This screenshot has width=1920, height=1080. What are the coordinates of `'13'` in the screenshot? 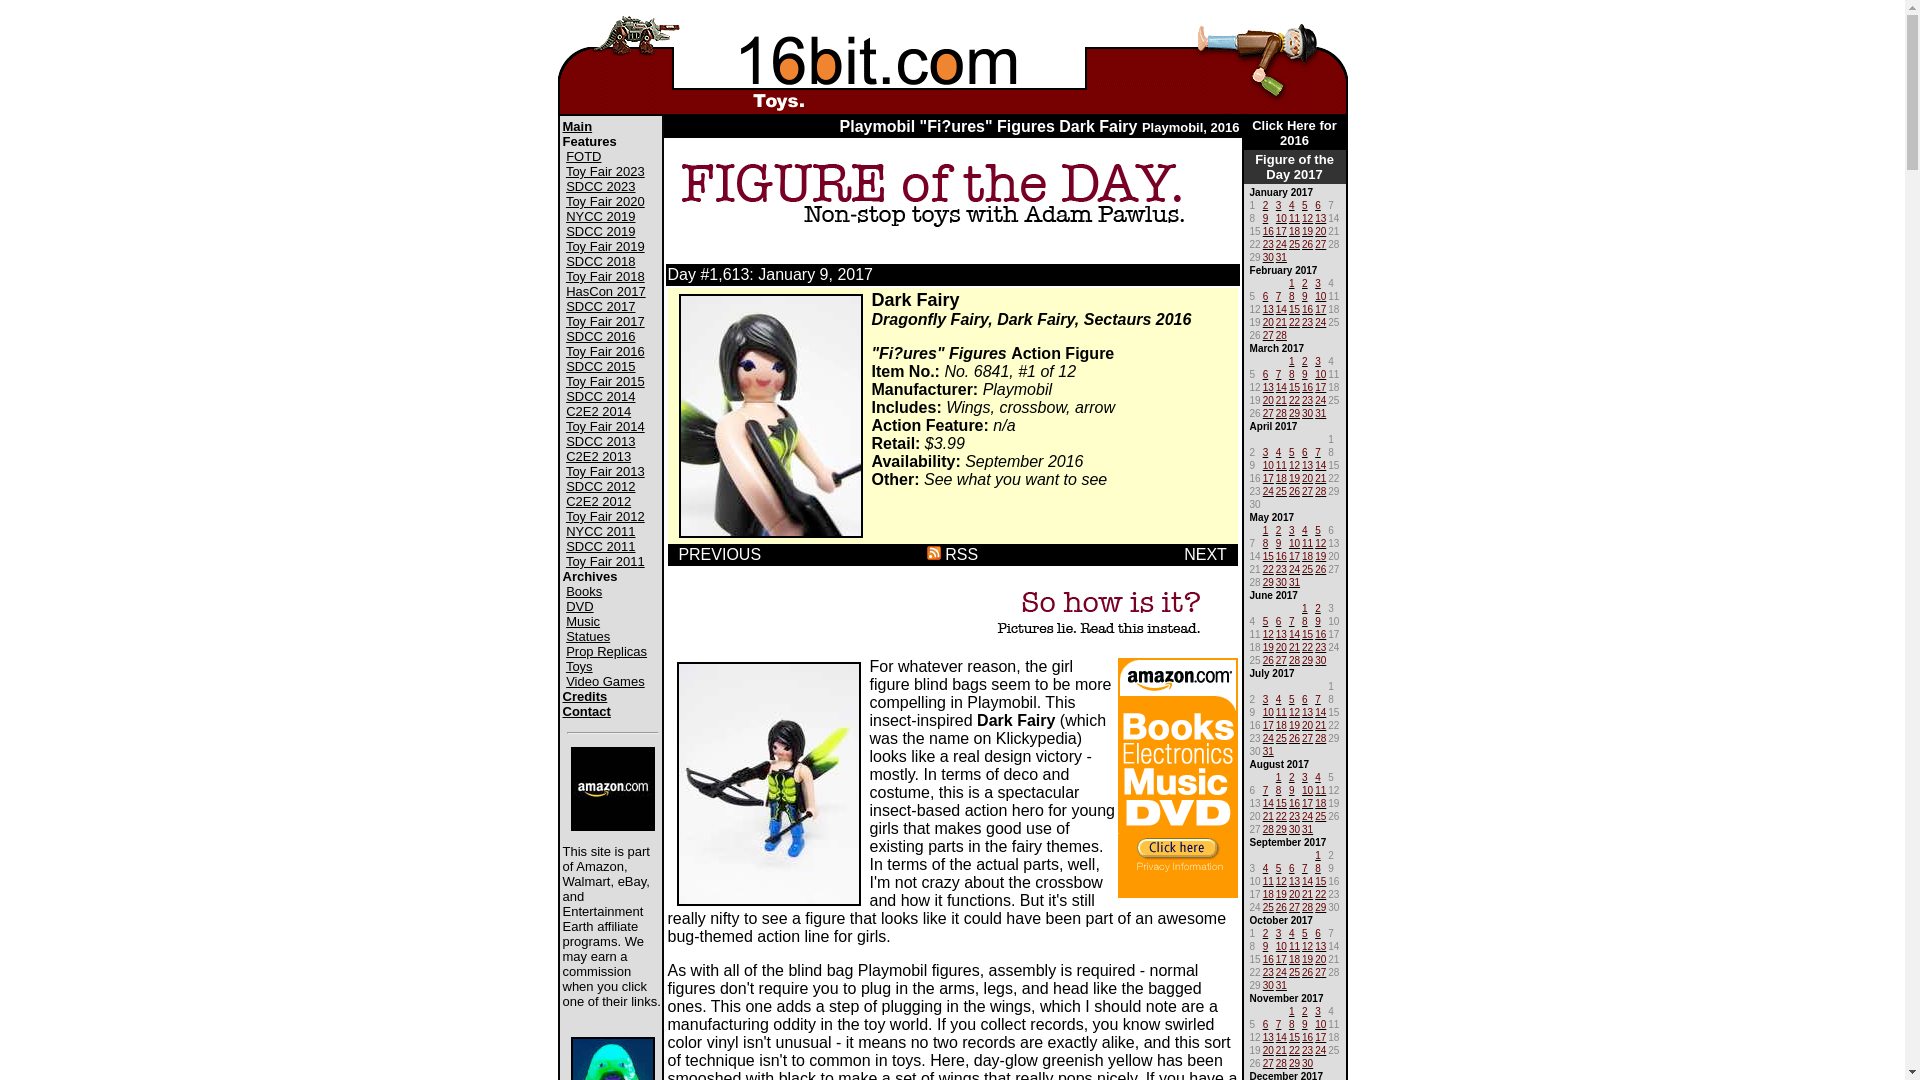 It's located at (1267, 385).